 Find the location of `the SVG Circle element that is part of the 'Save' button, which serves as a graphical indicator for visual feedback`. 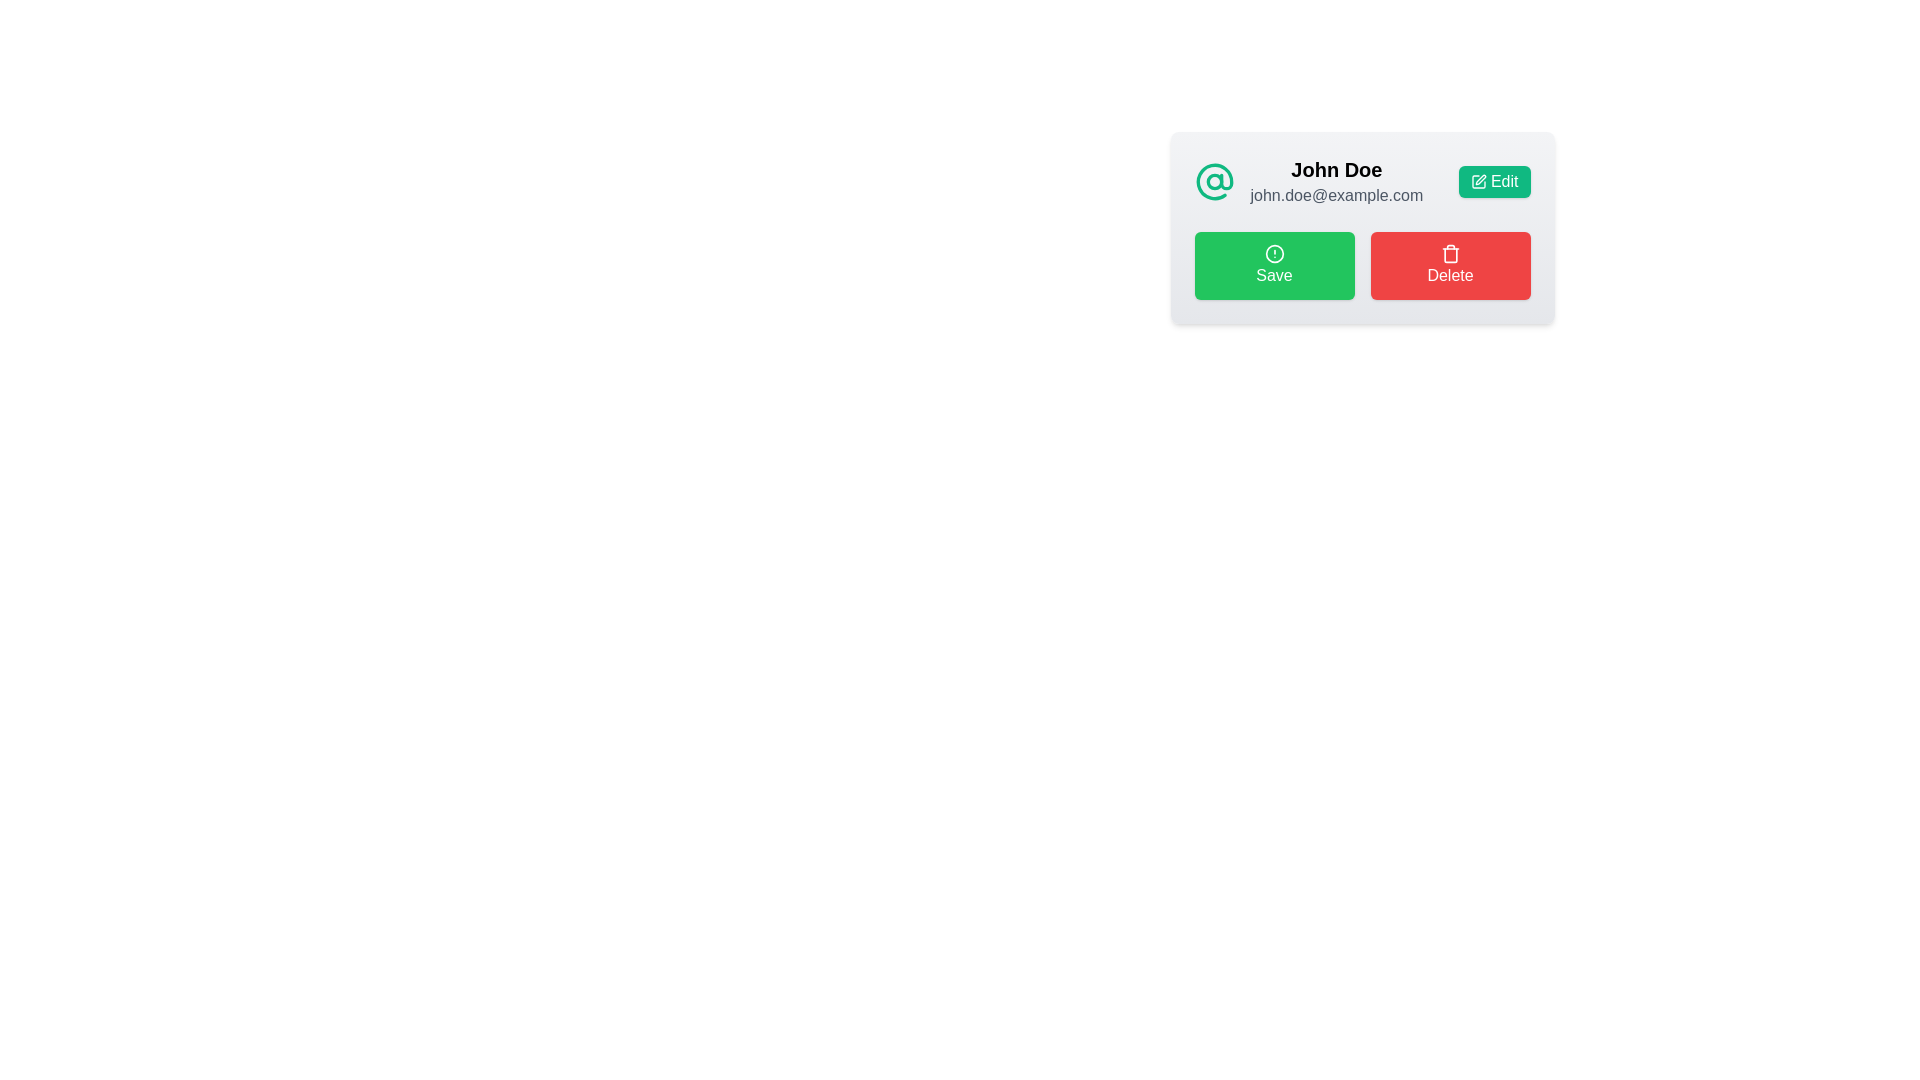

the SVG Circle element that is part of the 'Save' button, which serves as a graphical indicator for visual feedback is located at coordinates (1273, 253).